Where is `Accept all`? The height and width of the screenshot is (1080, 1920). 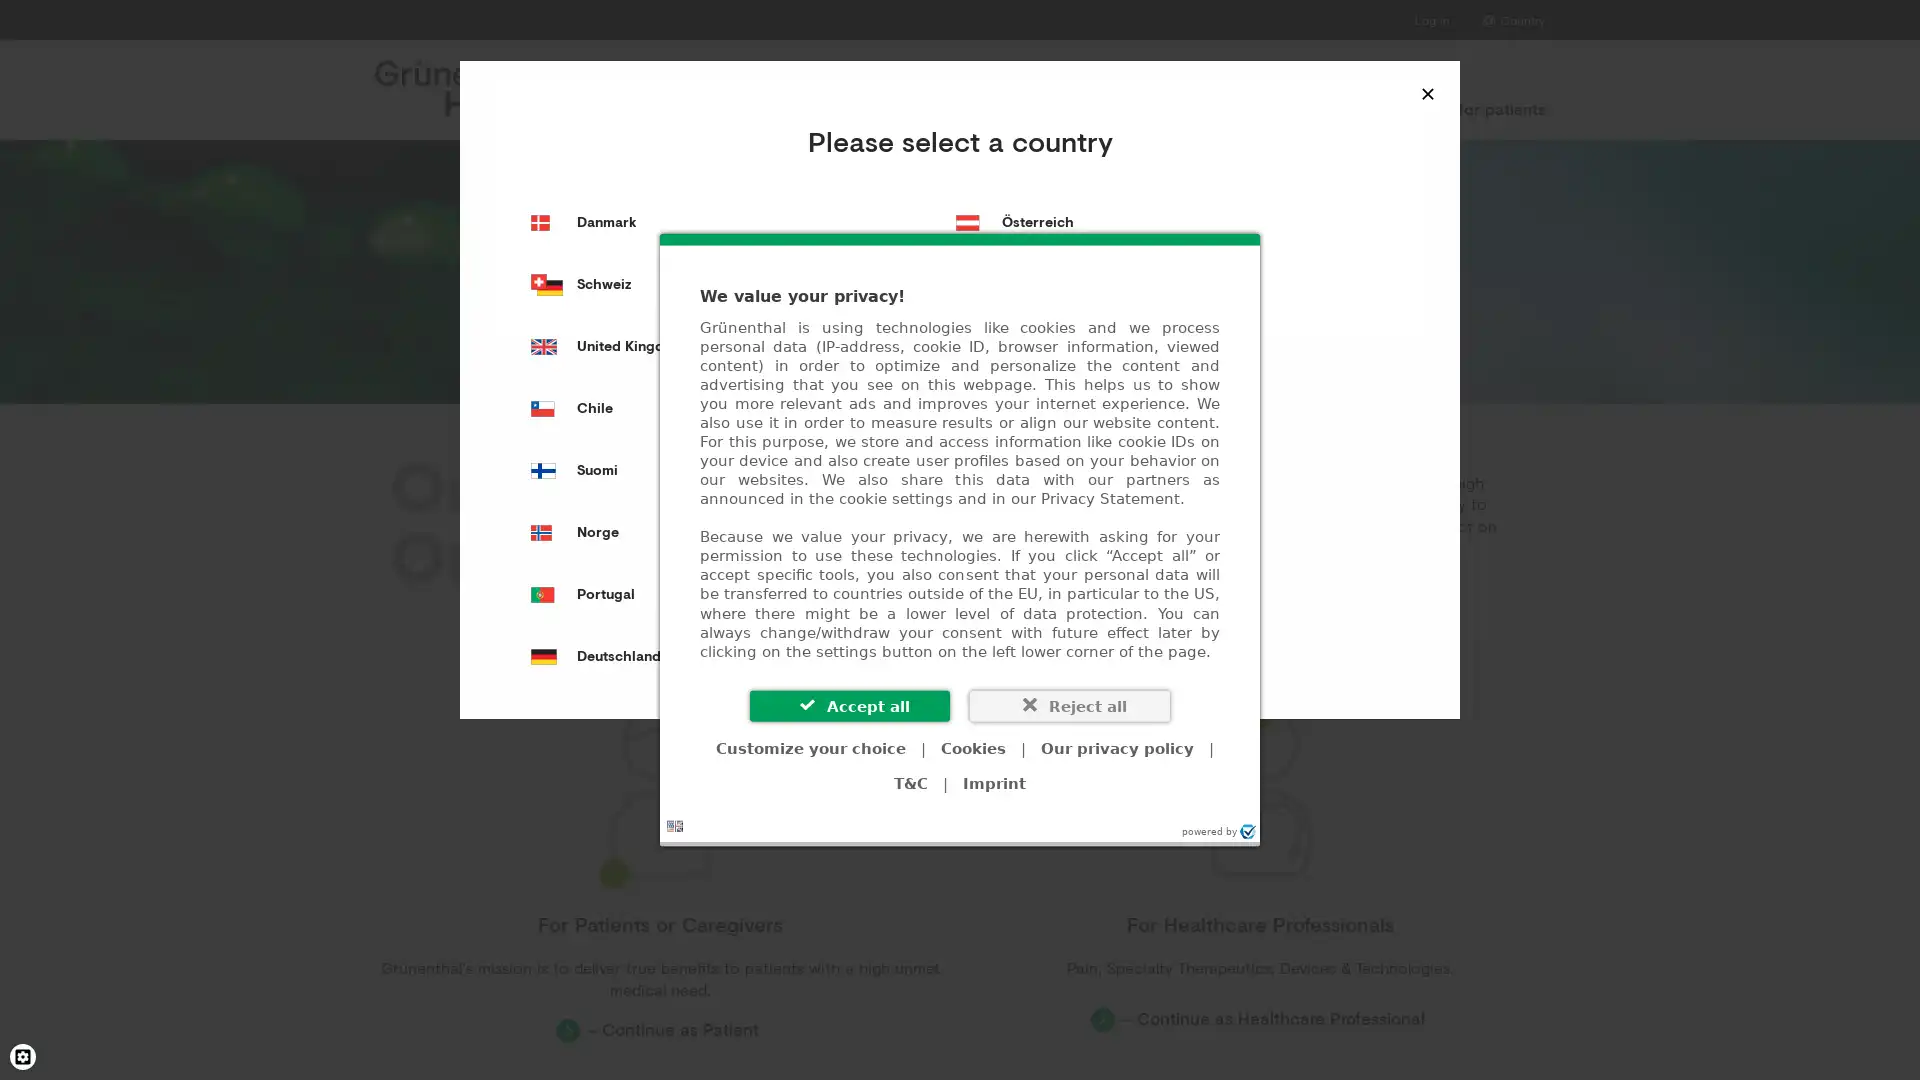 Accept all is located at coordinates (849, 704).